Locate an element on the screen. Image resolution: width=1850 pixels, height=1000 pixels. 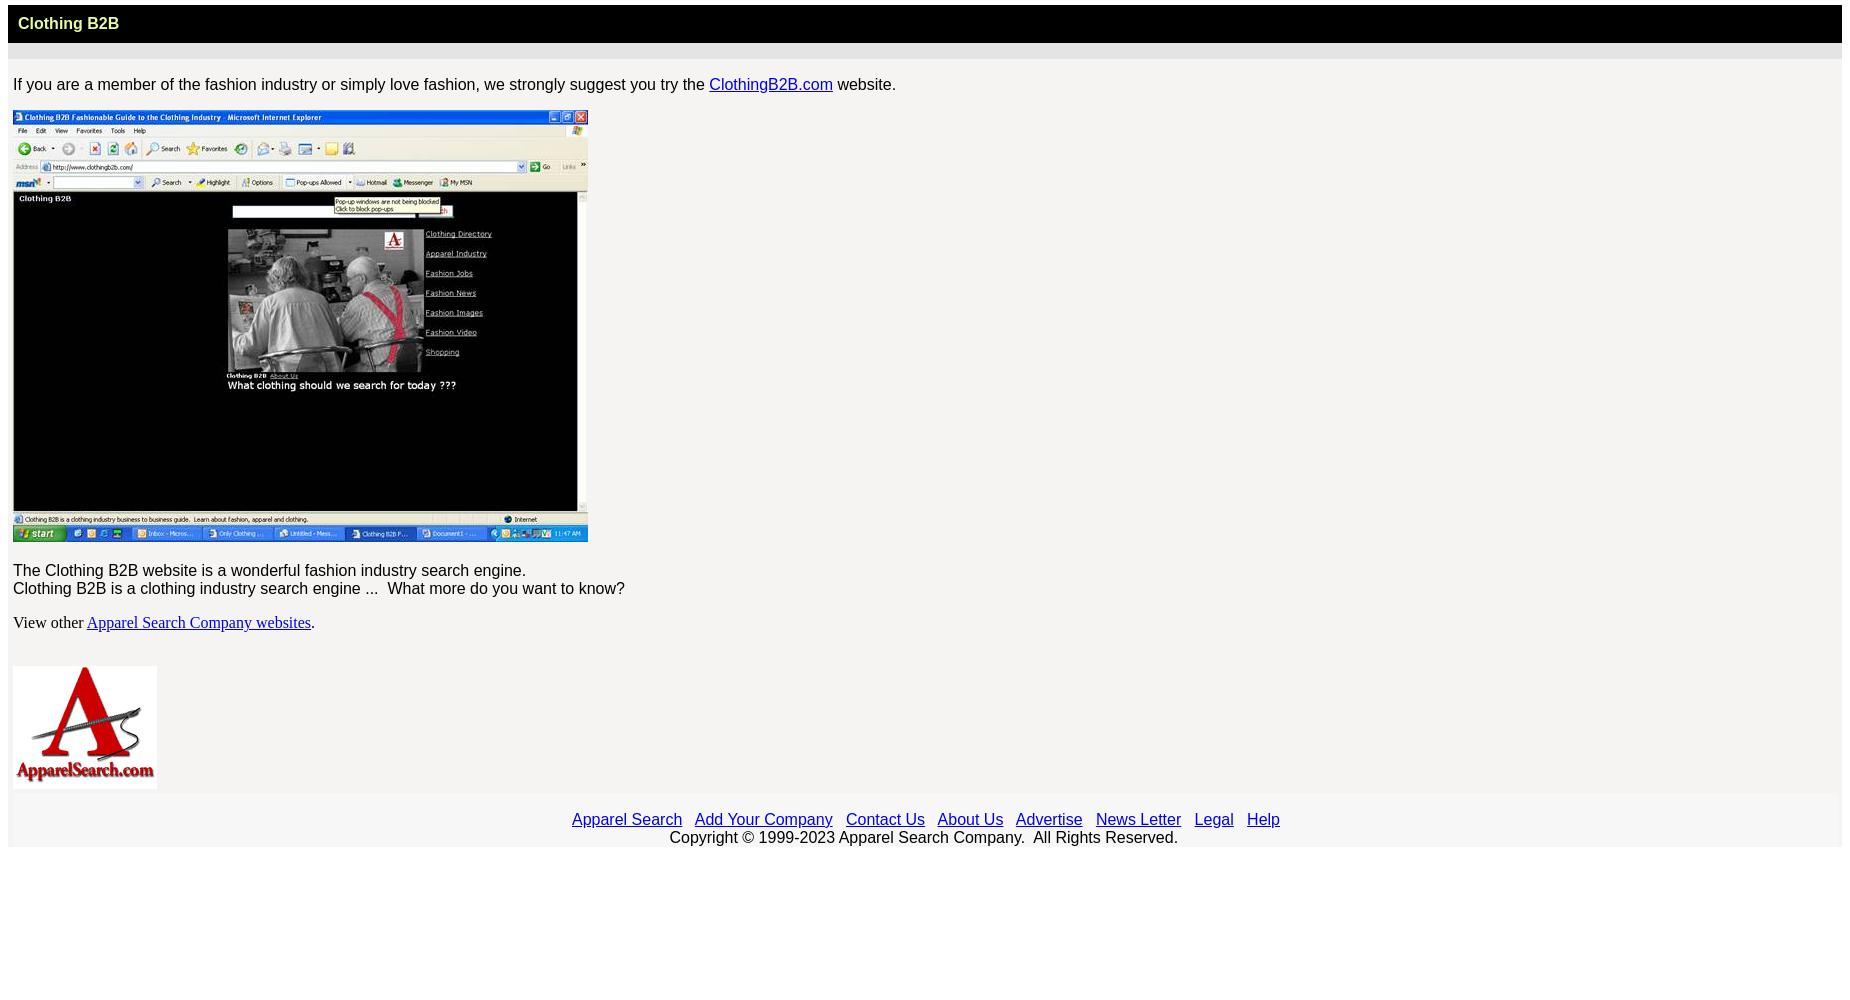
'News Letter' is located at coordinates (1094, 818).